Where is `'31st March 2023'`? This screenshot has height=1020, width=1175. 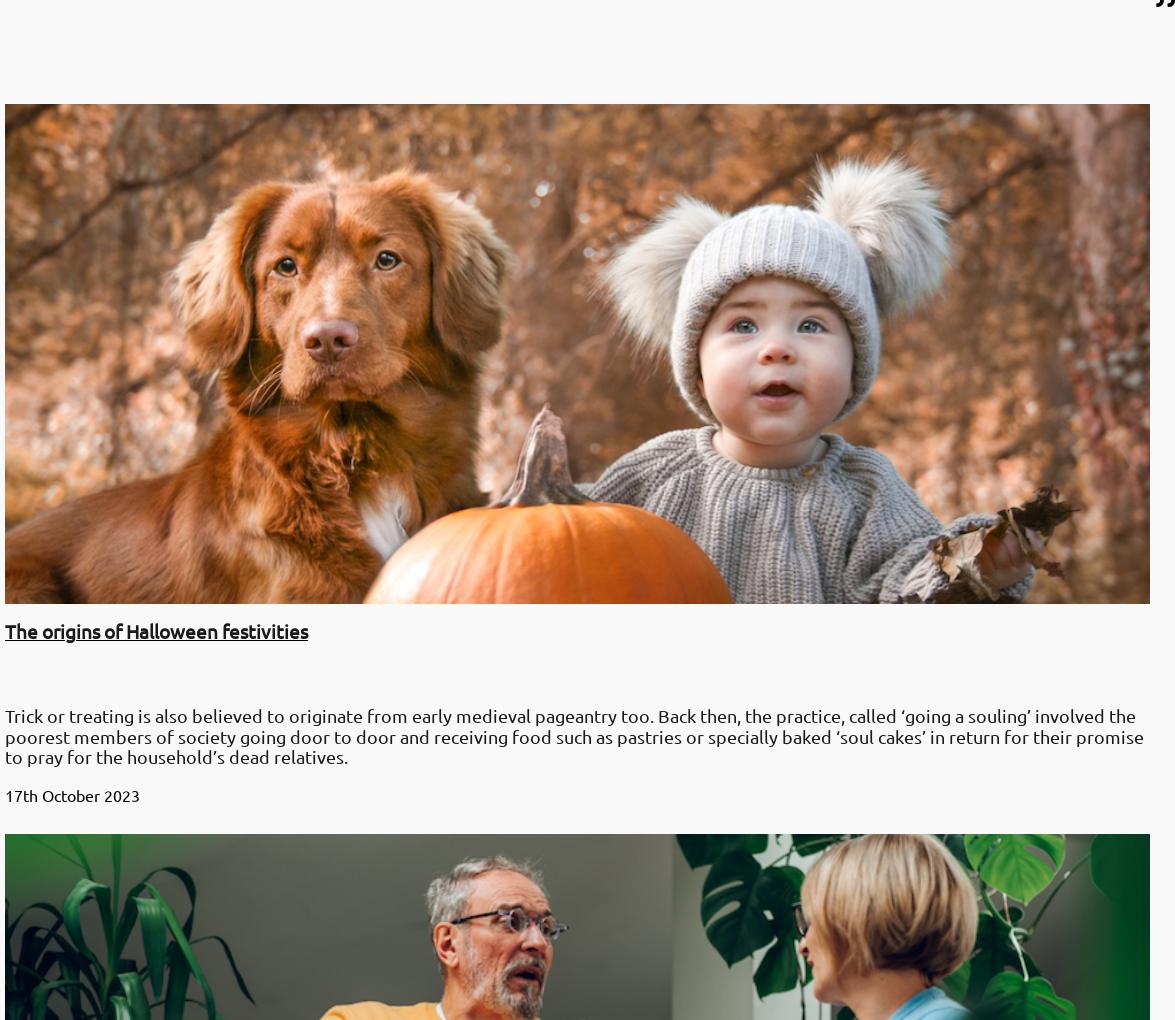
'31st March 2023' is located at coordinates (64, 515).